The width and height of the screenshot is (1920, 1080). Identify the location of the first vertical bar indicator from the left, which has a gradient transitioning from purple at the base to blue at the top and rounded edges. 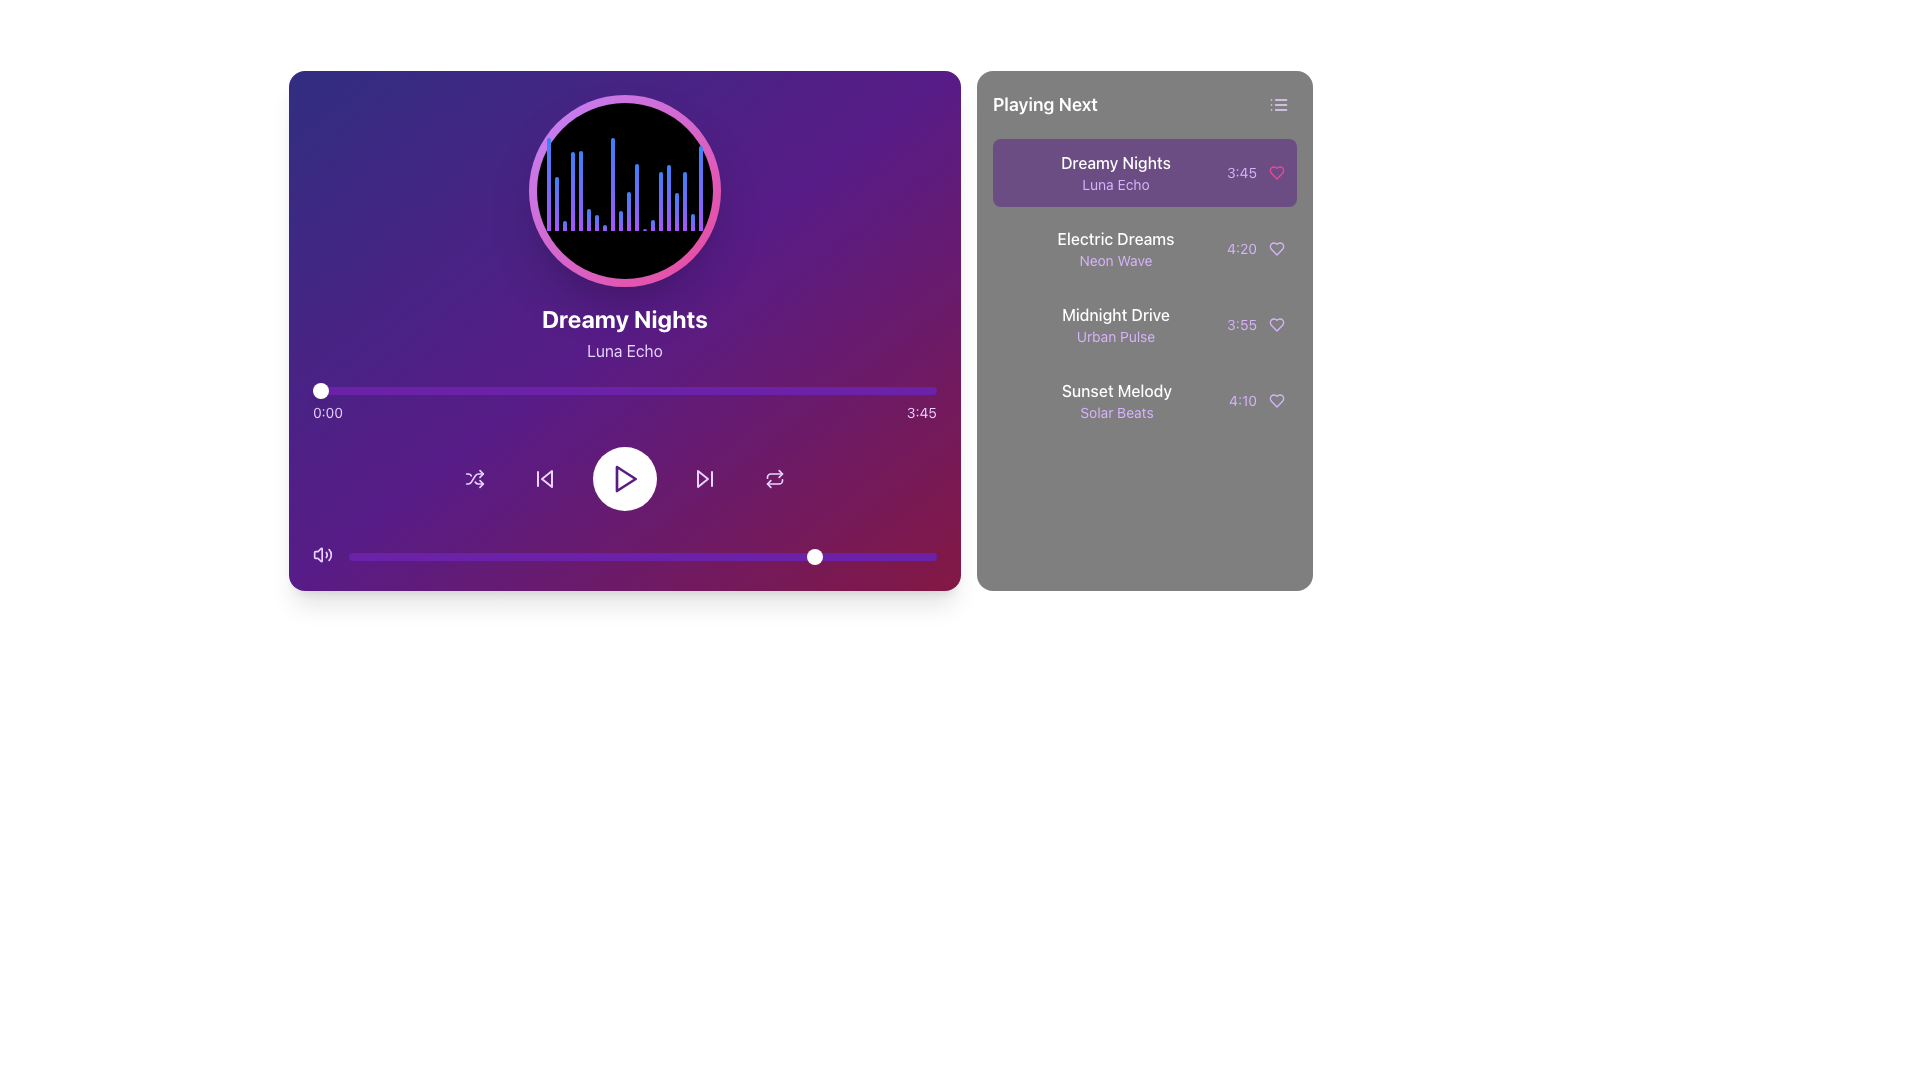
(548, 184).